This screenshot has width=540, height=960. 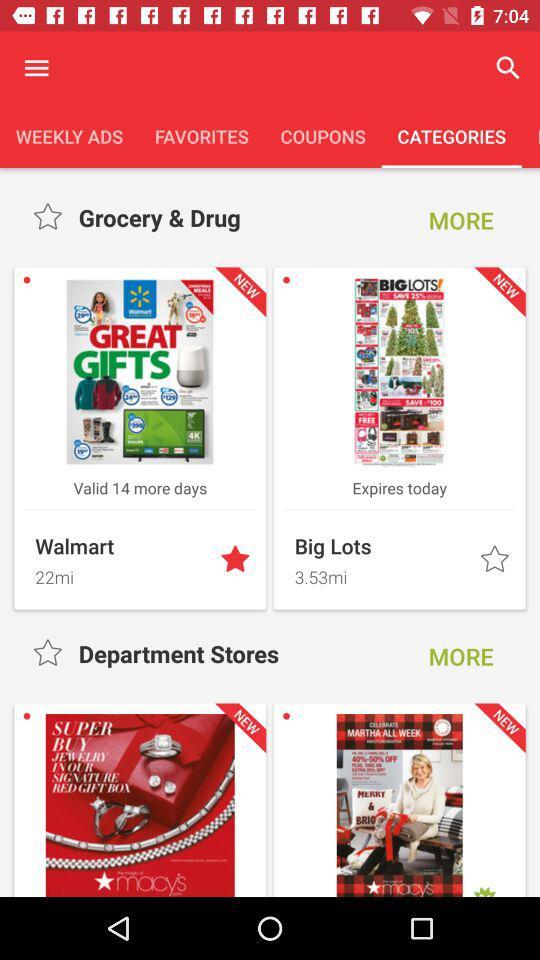 What do you see at coordinates (381, 574) in the screenshot?
I see `3.53mi icon` at bounding box center [381, 574].